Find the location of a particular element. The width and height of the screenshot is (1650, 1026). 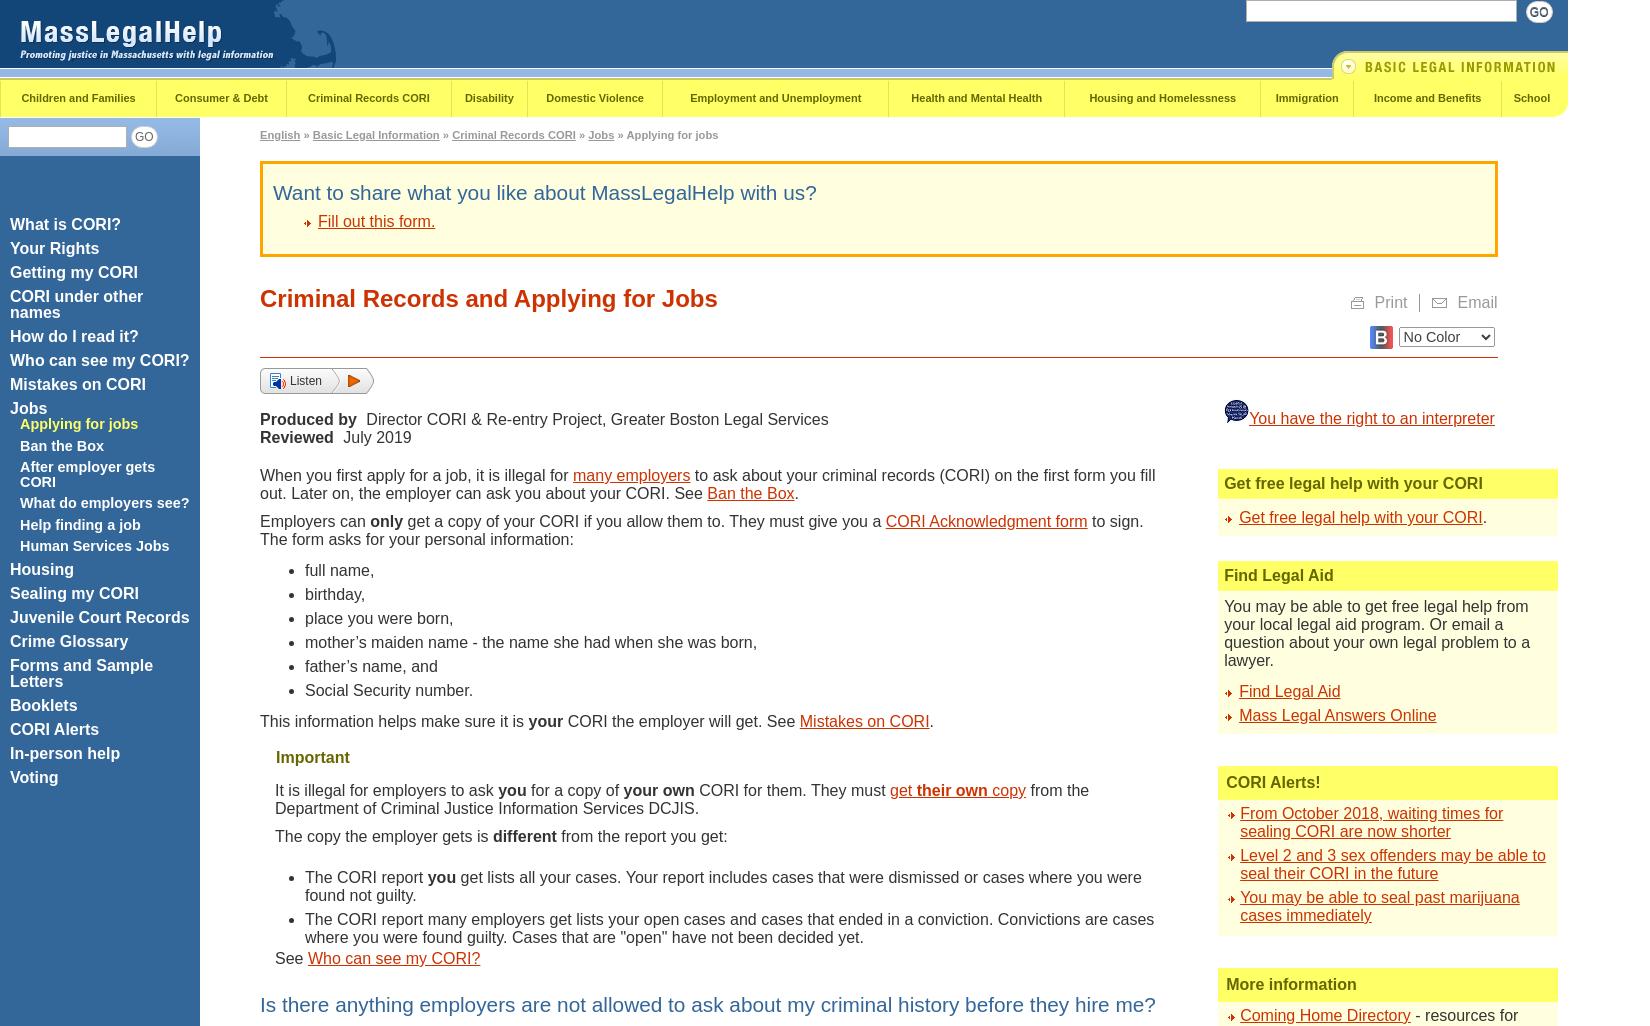

'Domestic Violence' is located at coordinates (544, 96).